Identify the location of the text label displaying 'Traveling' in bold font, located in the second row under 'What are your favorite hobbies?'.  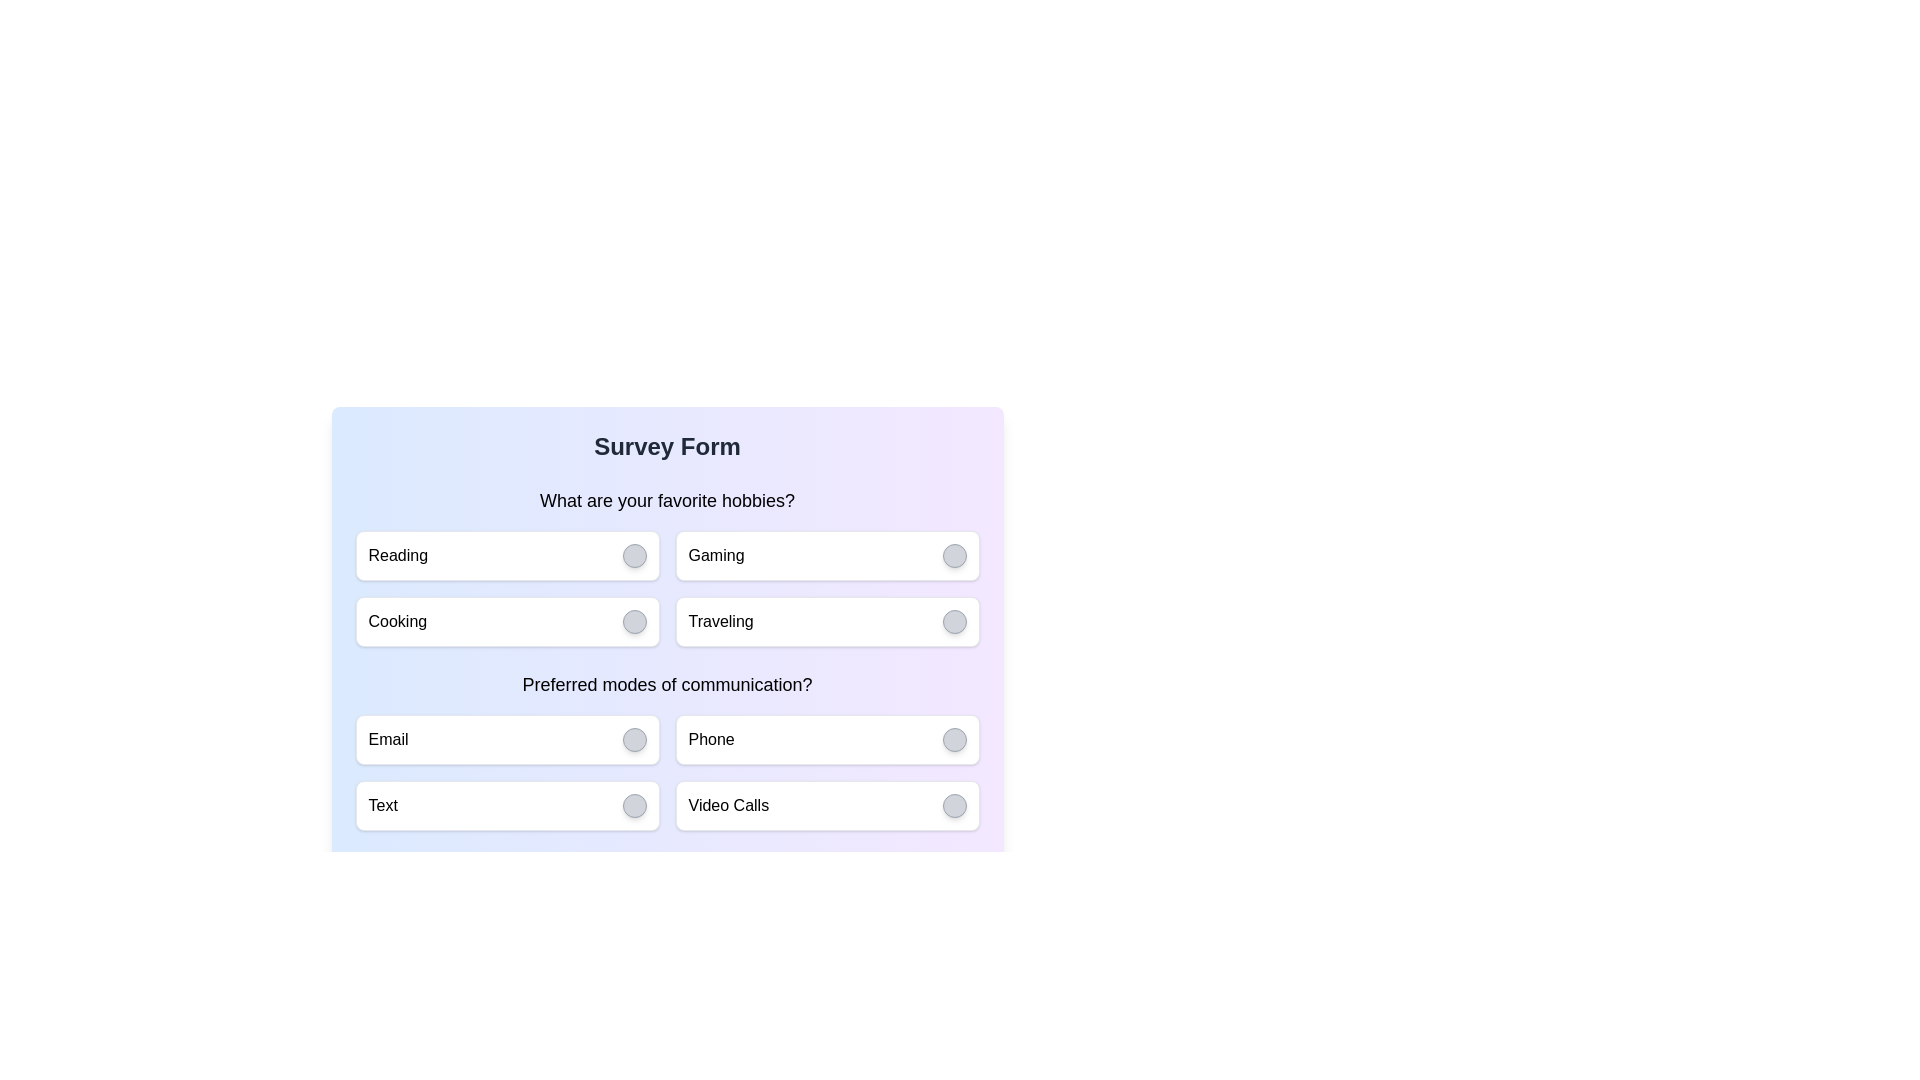
(720, 620).